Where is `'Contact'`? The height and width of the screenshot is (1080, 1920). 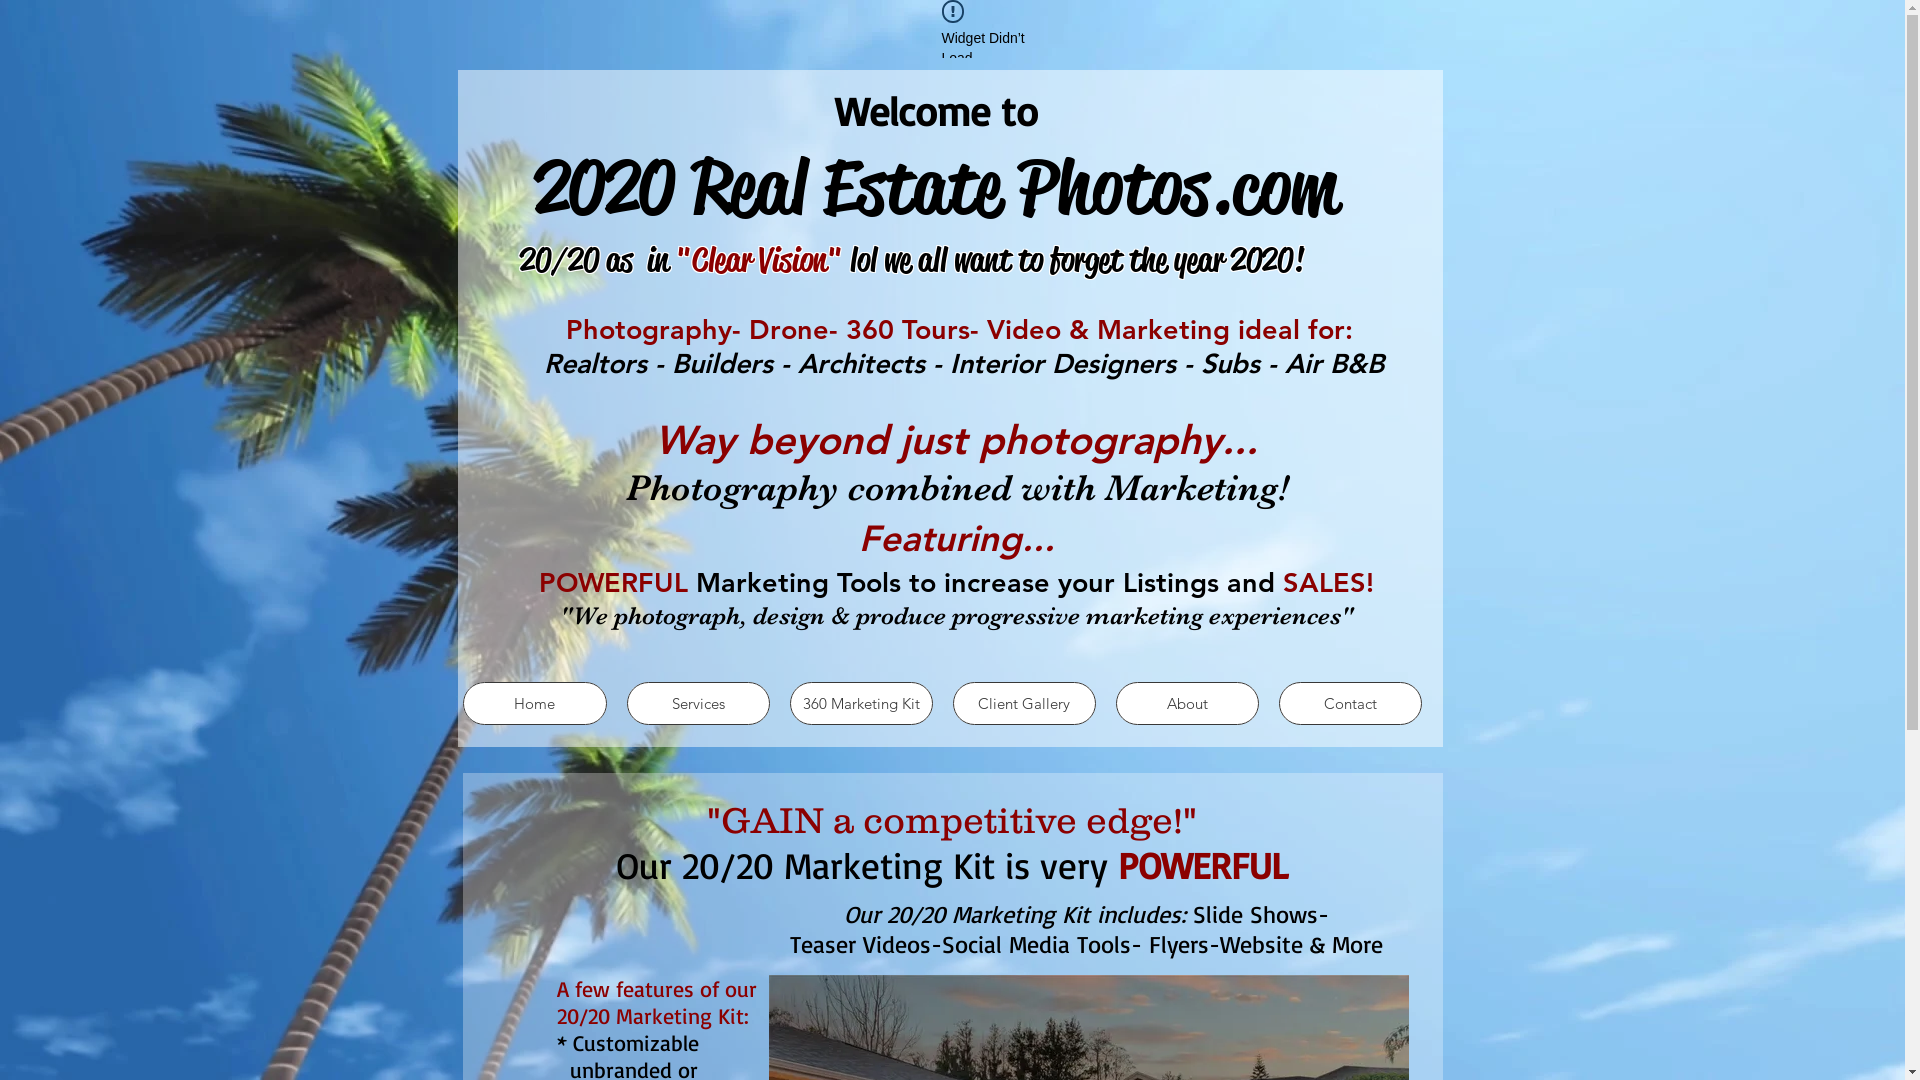 'Contact' is located at coordinates (1349, 702).